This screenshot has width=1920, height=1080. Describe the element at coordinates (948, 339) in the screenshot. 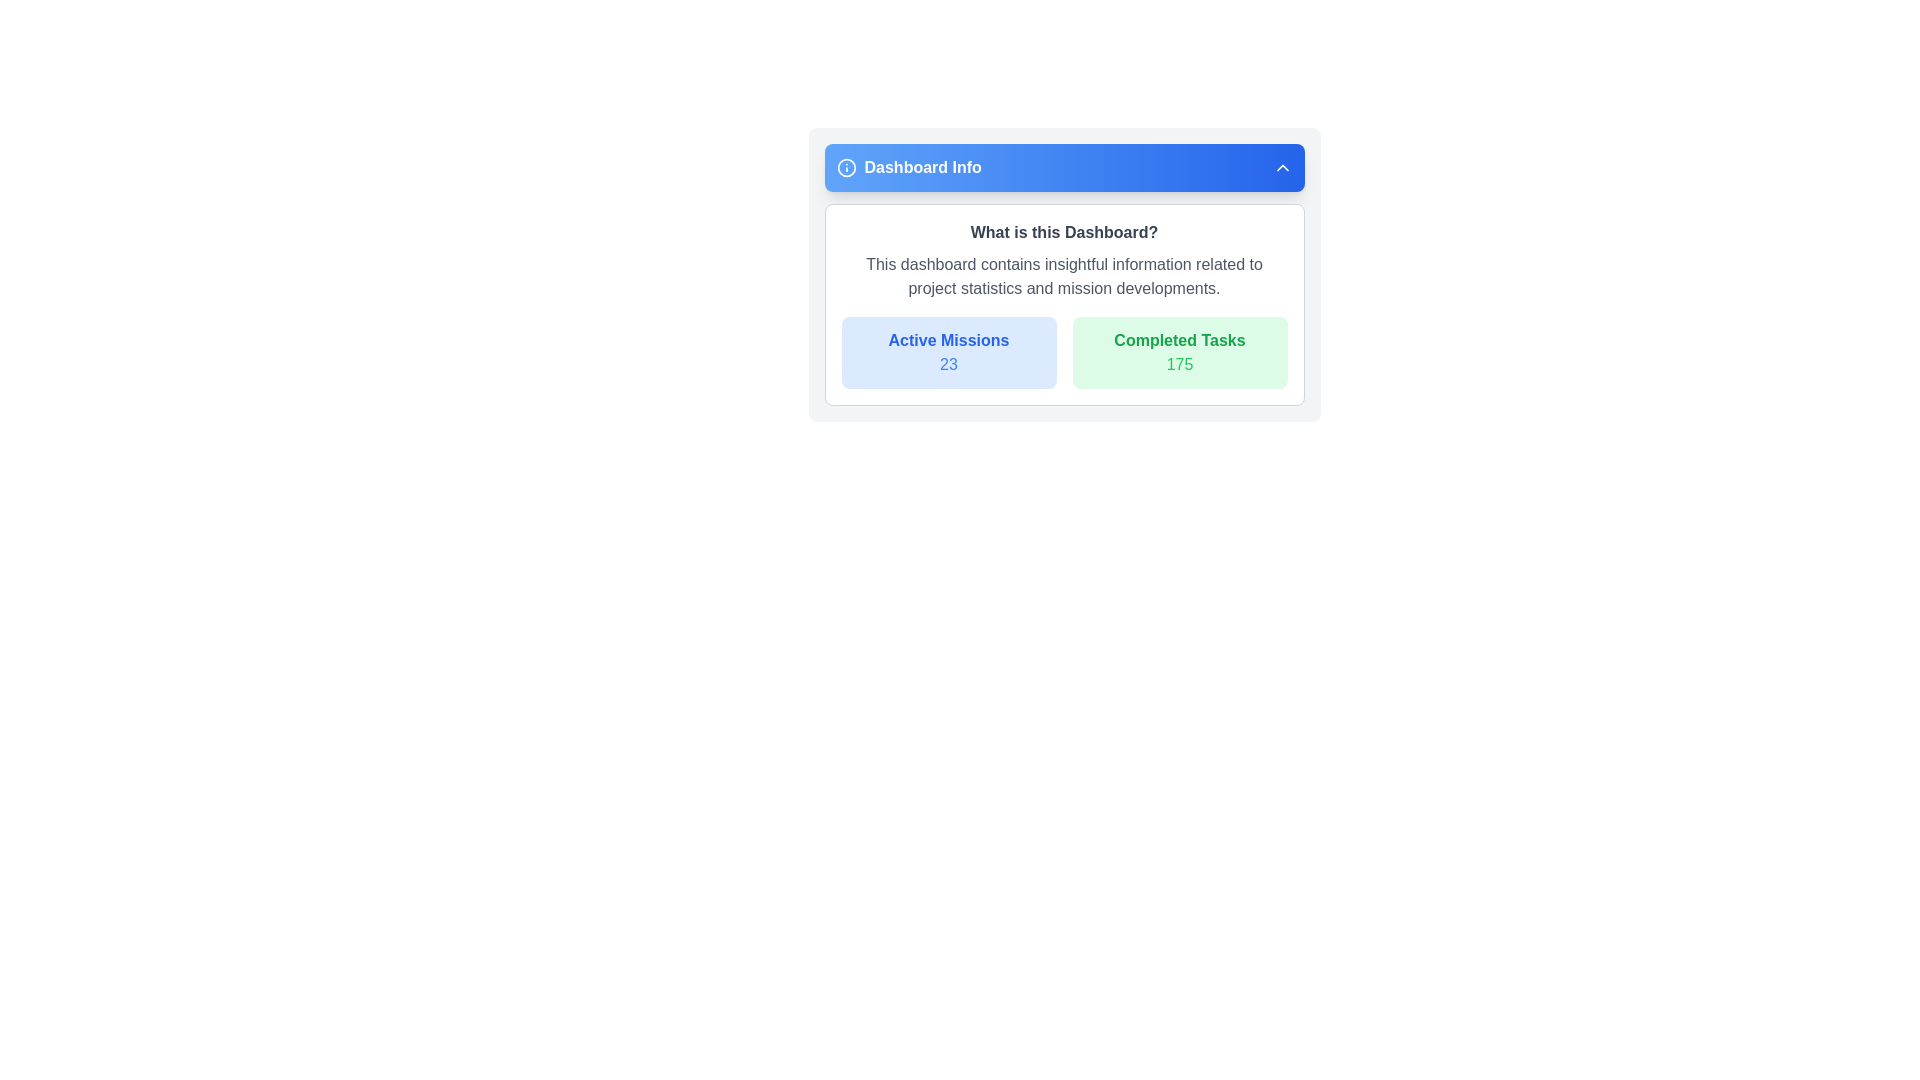

I see `the Text Label that serves as a title for the count of active missions in the dashboard, positioned above the numeric value '23'` at that location.